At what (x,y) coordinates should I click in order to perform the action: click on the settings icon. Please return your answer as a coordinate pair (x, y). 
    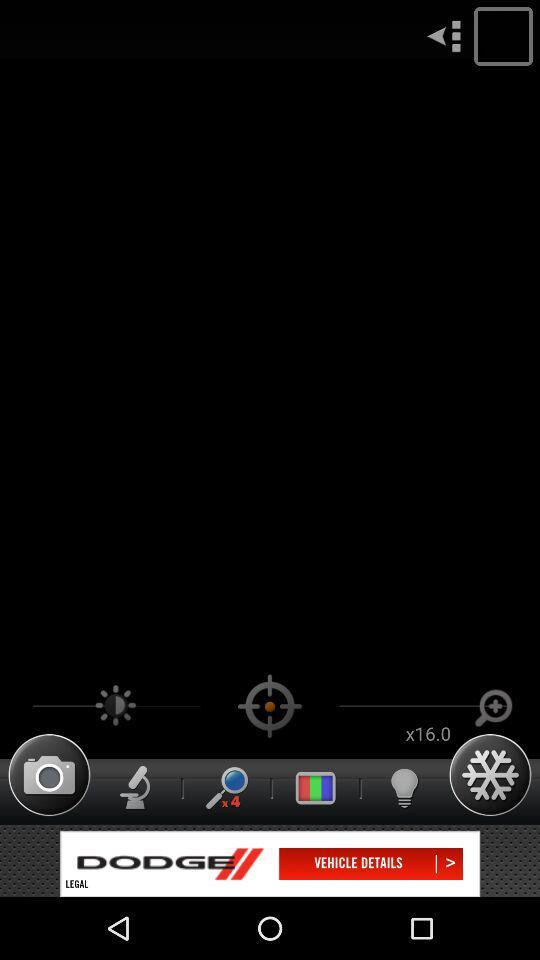
    Looking at the image, I should click on (489, 829).